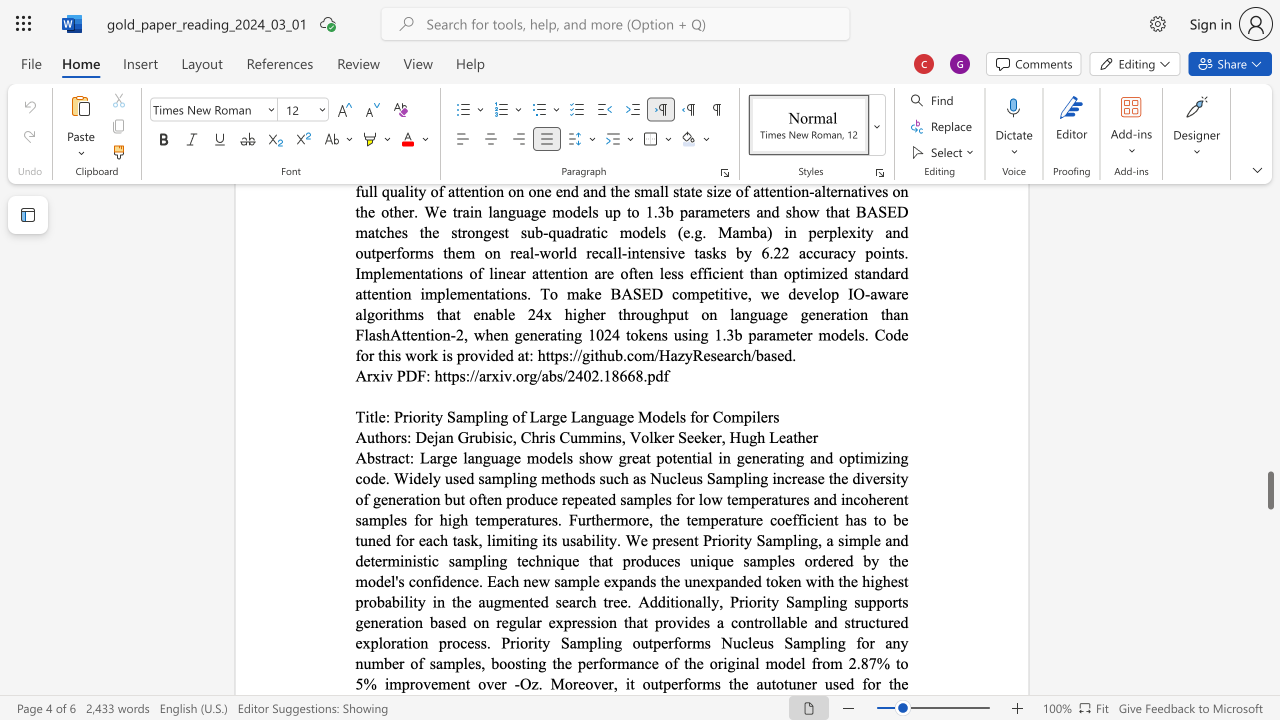 The image size is (1280, 720). Describe the element at coordinates (1269, 470) in the screenshot. I see `the side scrollbar to bring the page up` at that location.